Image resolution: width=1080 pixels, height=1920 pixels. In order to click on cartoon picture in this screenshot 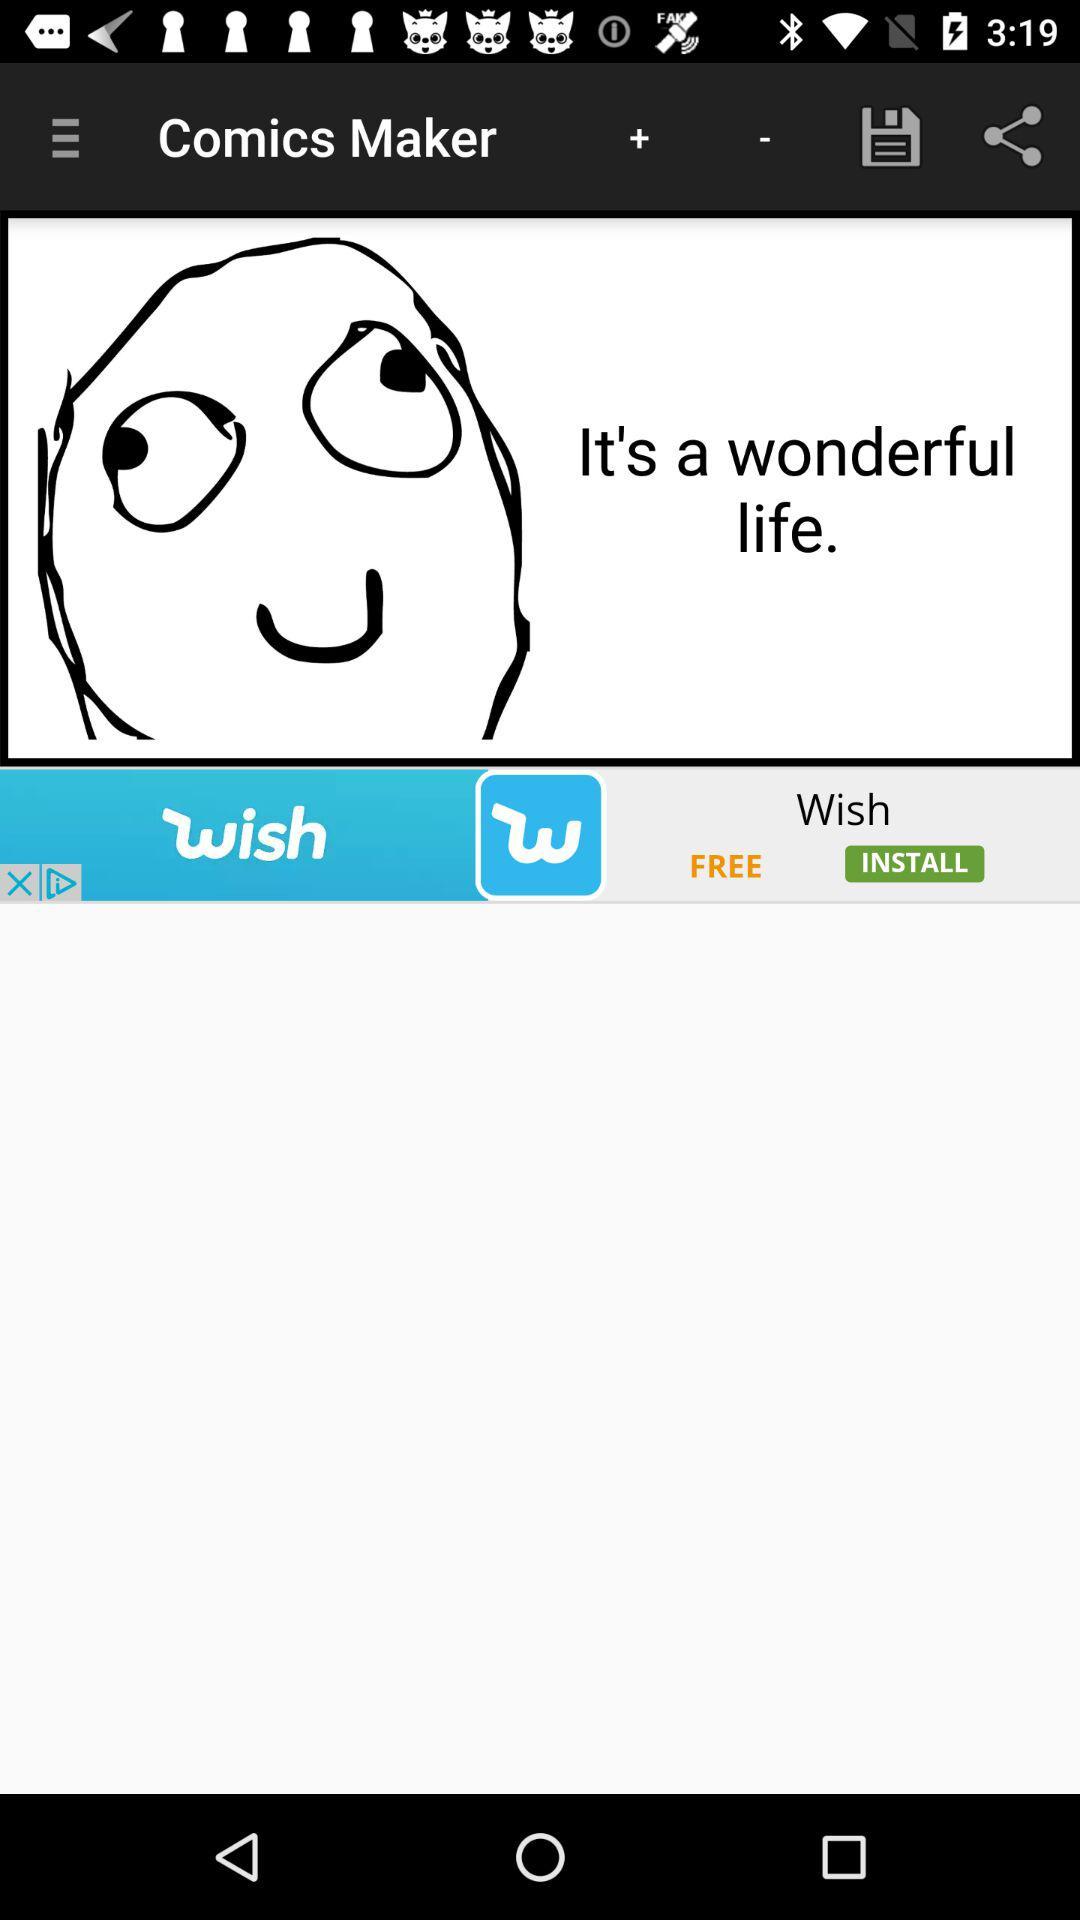, I will do `click(283, 488)`.